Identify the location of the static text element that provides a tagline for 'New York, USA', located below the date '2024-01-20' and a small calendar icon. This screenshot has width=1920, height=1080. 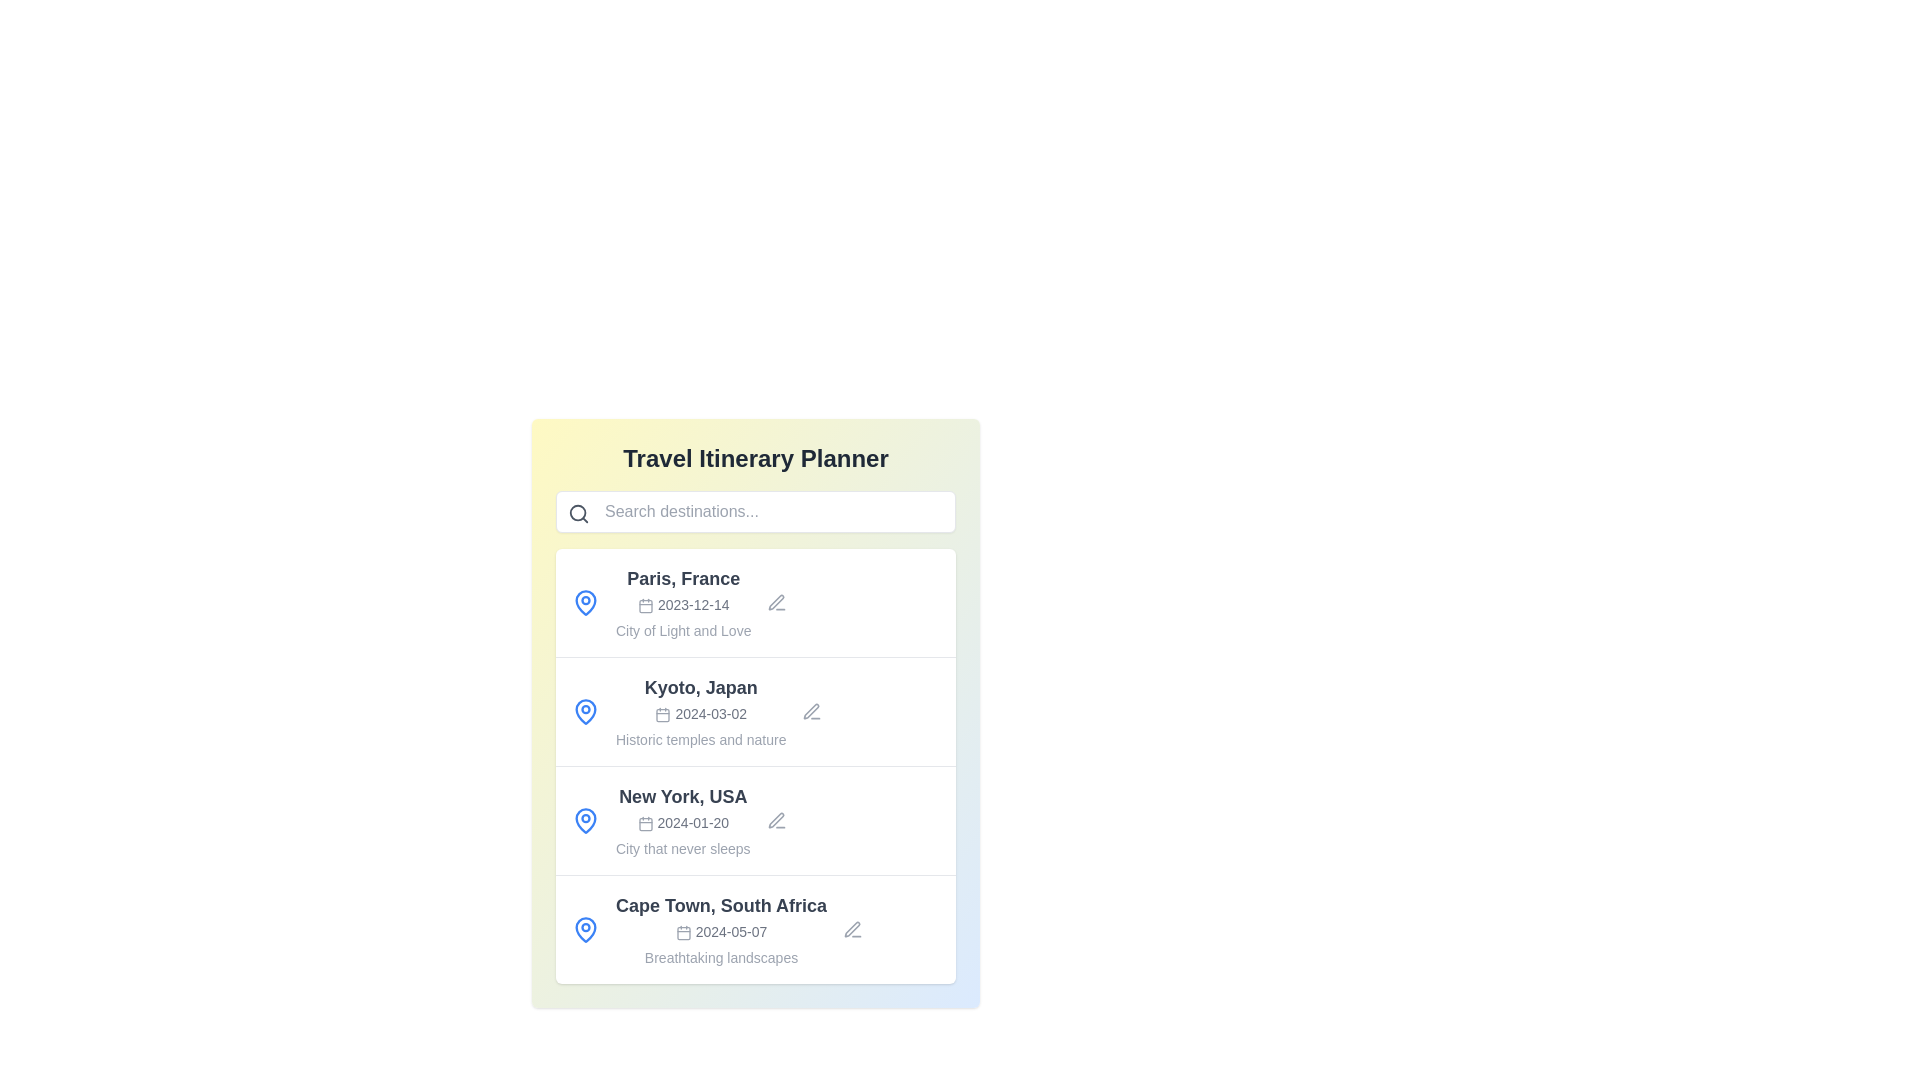
(683, 848).